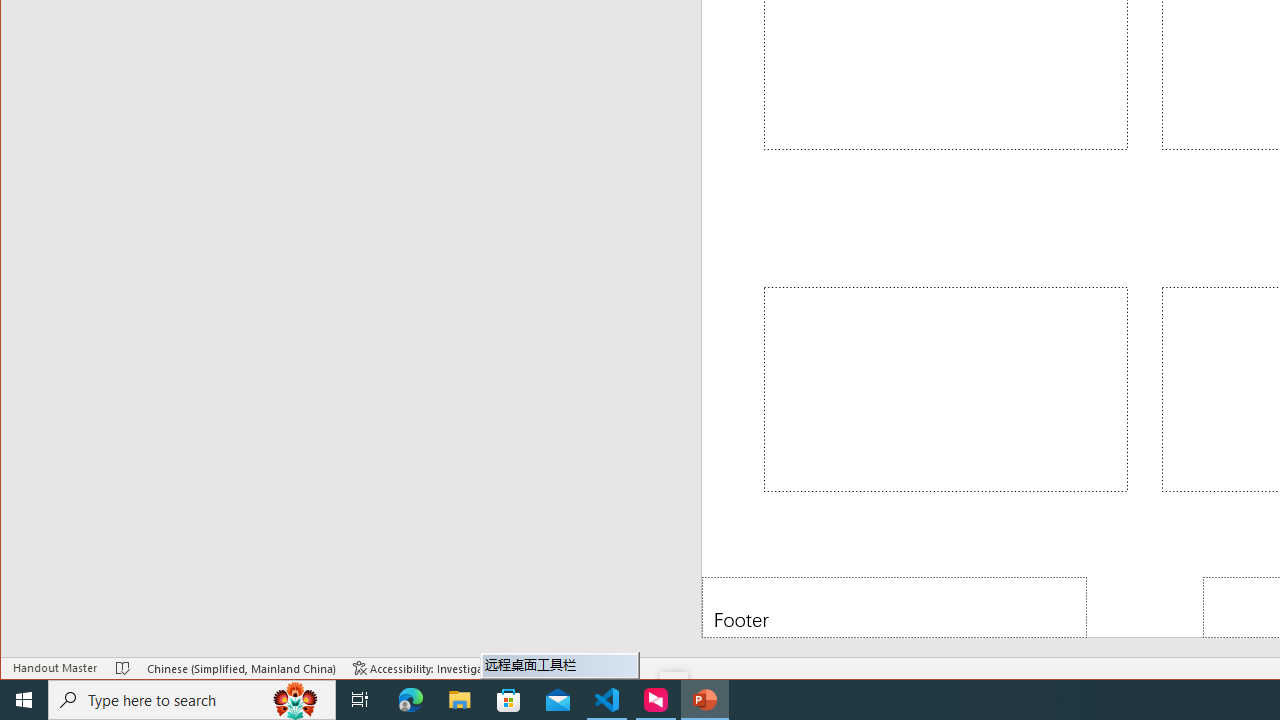 The height and width of the screenshot is (720, 1280). Describe the element at coordinates (294, 698) in the screenshot. I see `'Search highlights icon opens search home window'` at that location.